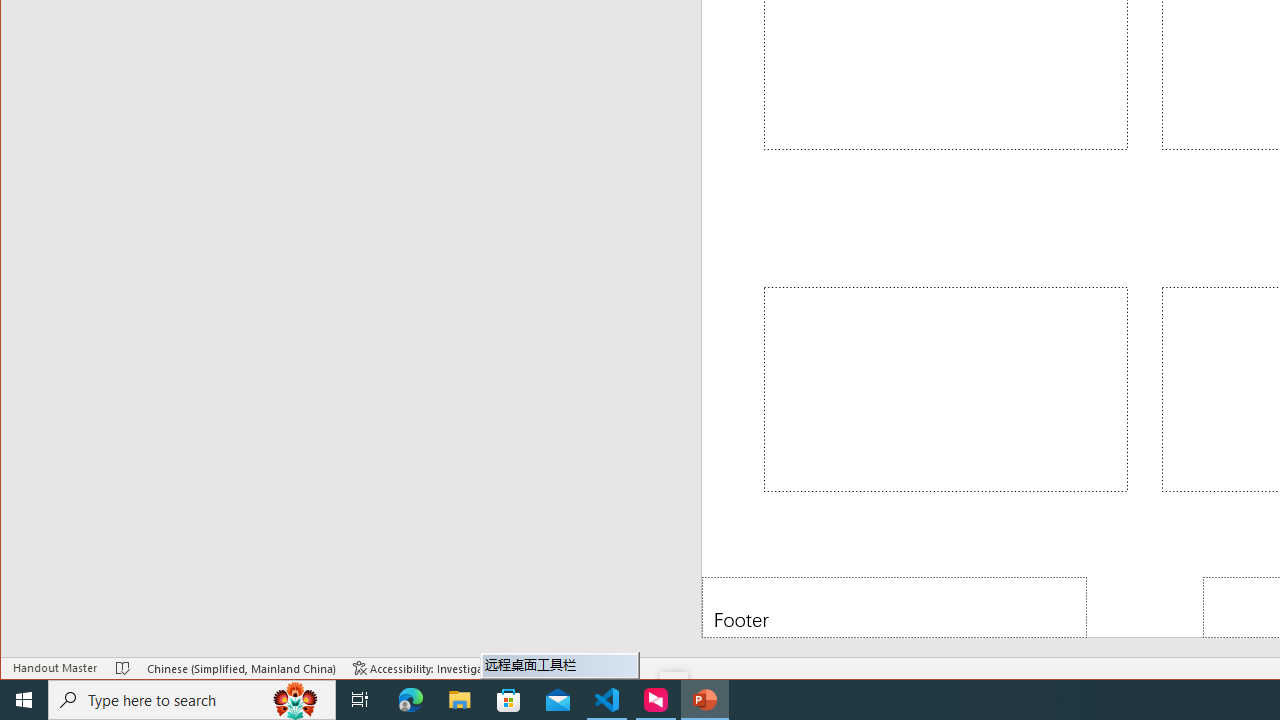 The height and width of the screenshot is (720, 1280). Describe the element at coordinates (294, 698) in the screenshot. I see `'Search highlights icon opens search home window'` at that location.